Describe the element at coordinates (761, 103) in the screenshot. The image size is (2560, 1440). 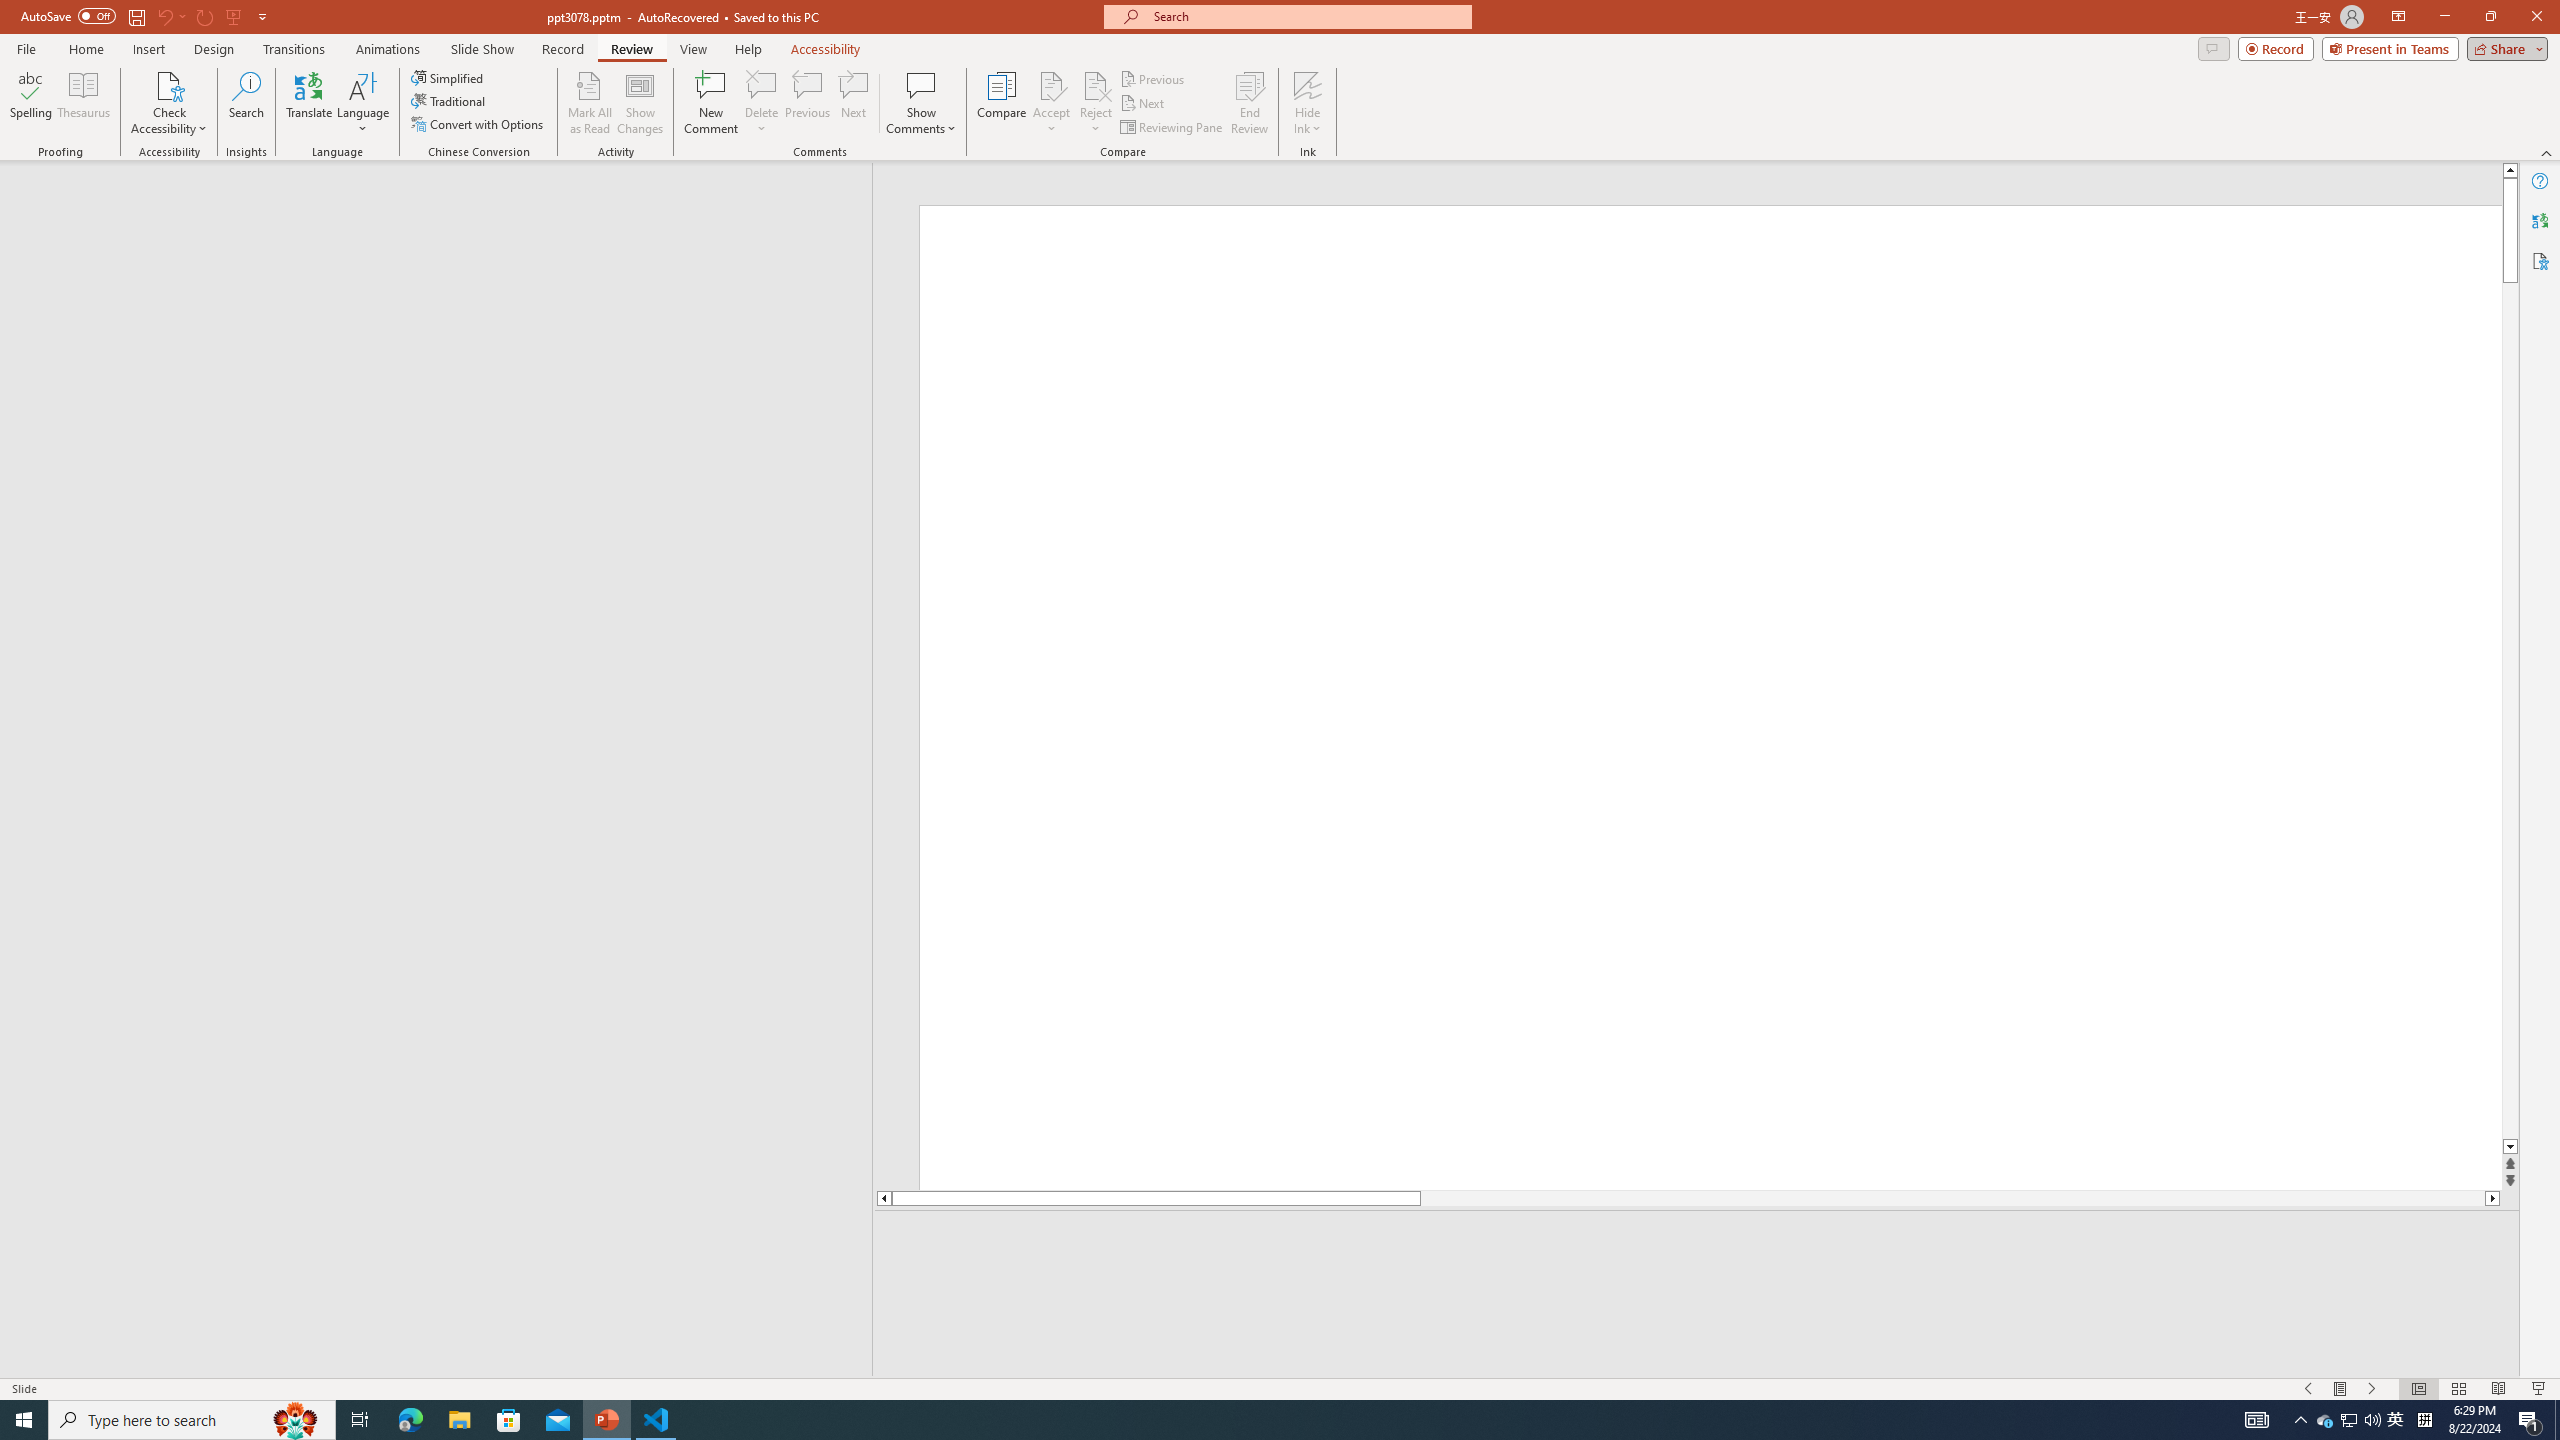
I see `'Delete'` at that location.